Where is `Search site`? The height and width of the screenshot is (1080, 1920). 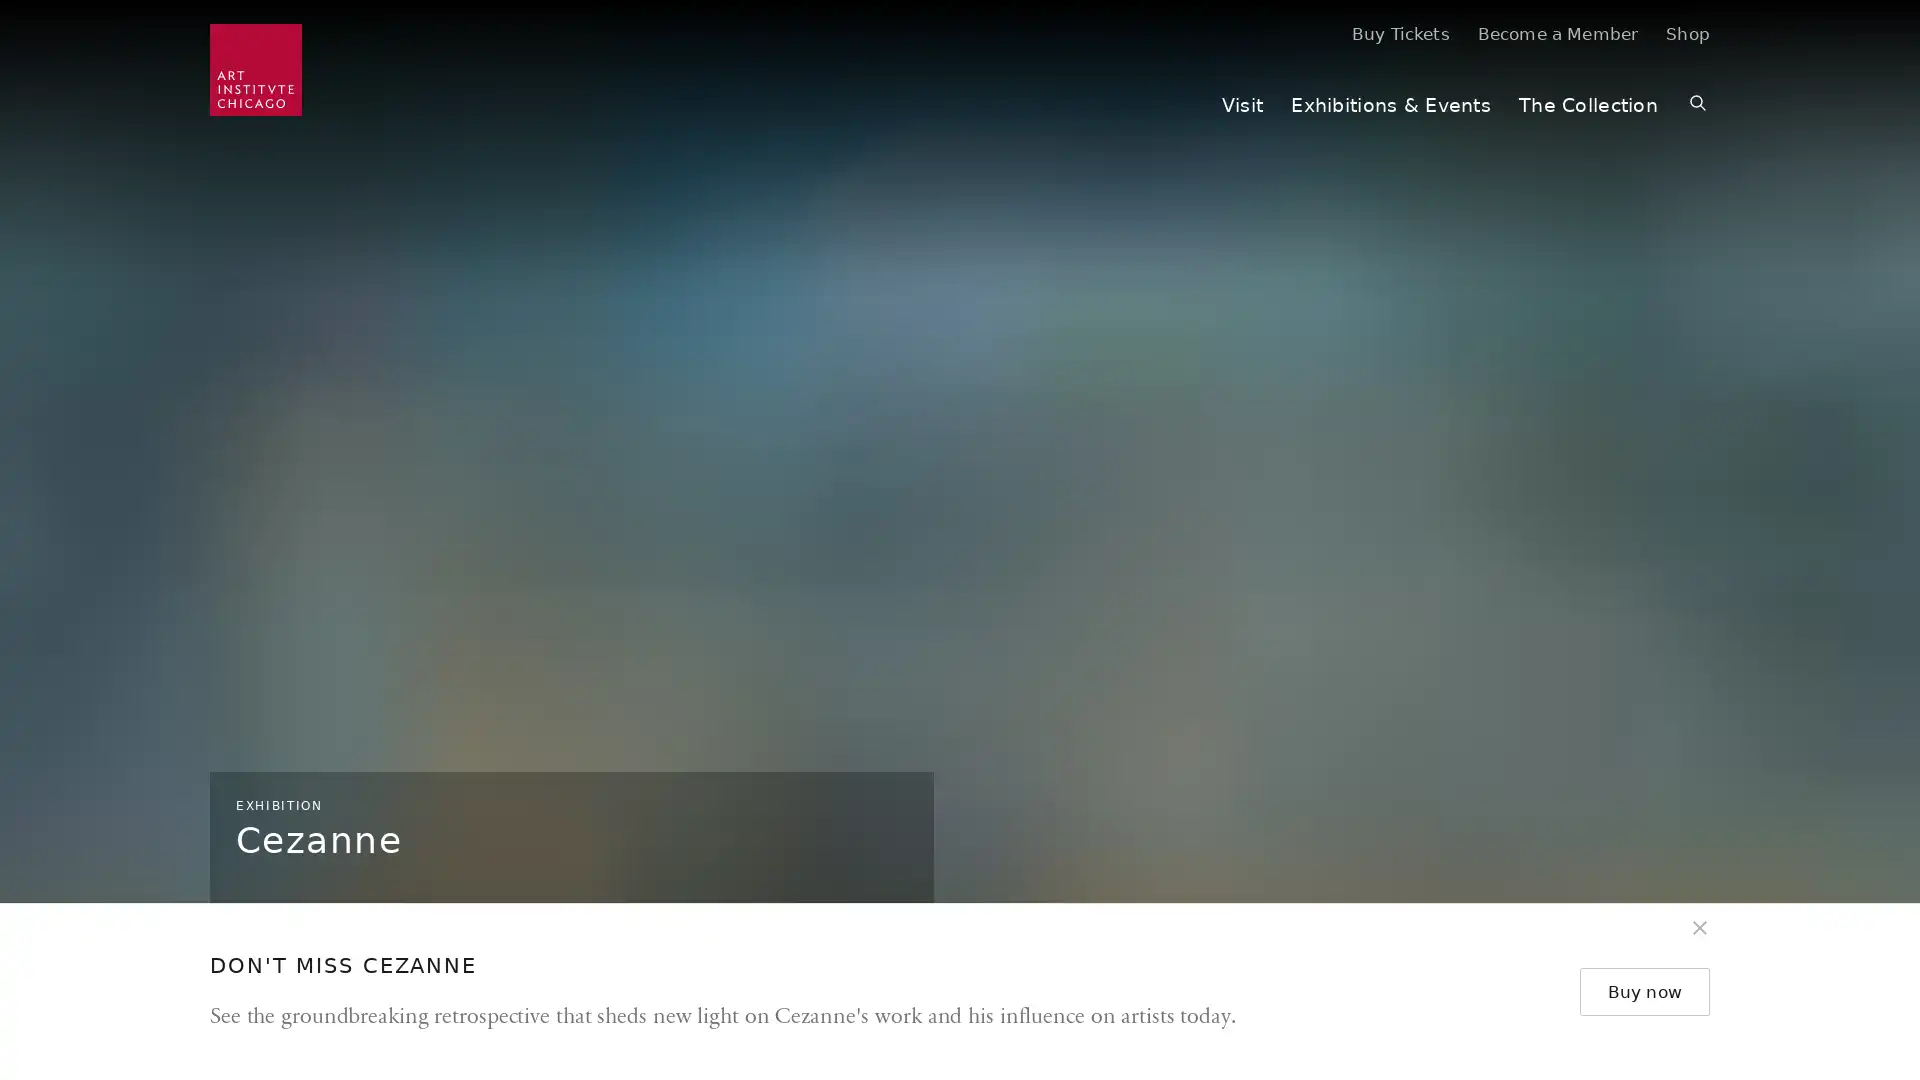
Search site is located at coordinates (1697, 104).